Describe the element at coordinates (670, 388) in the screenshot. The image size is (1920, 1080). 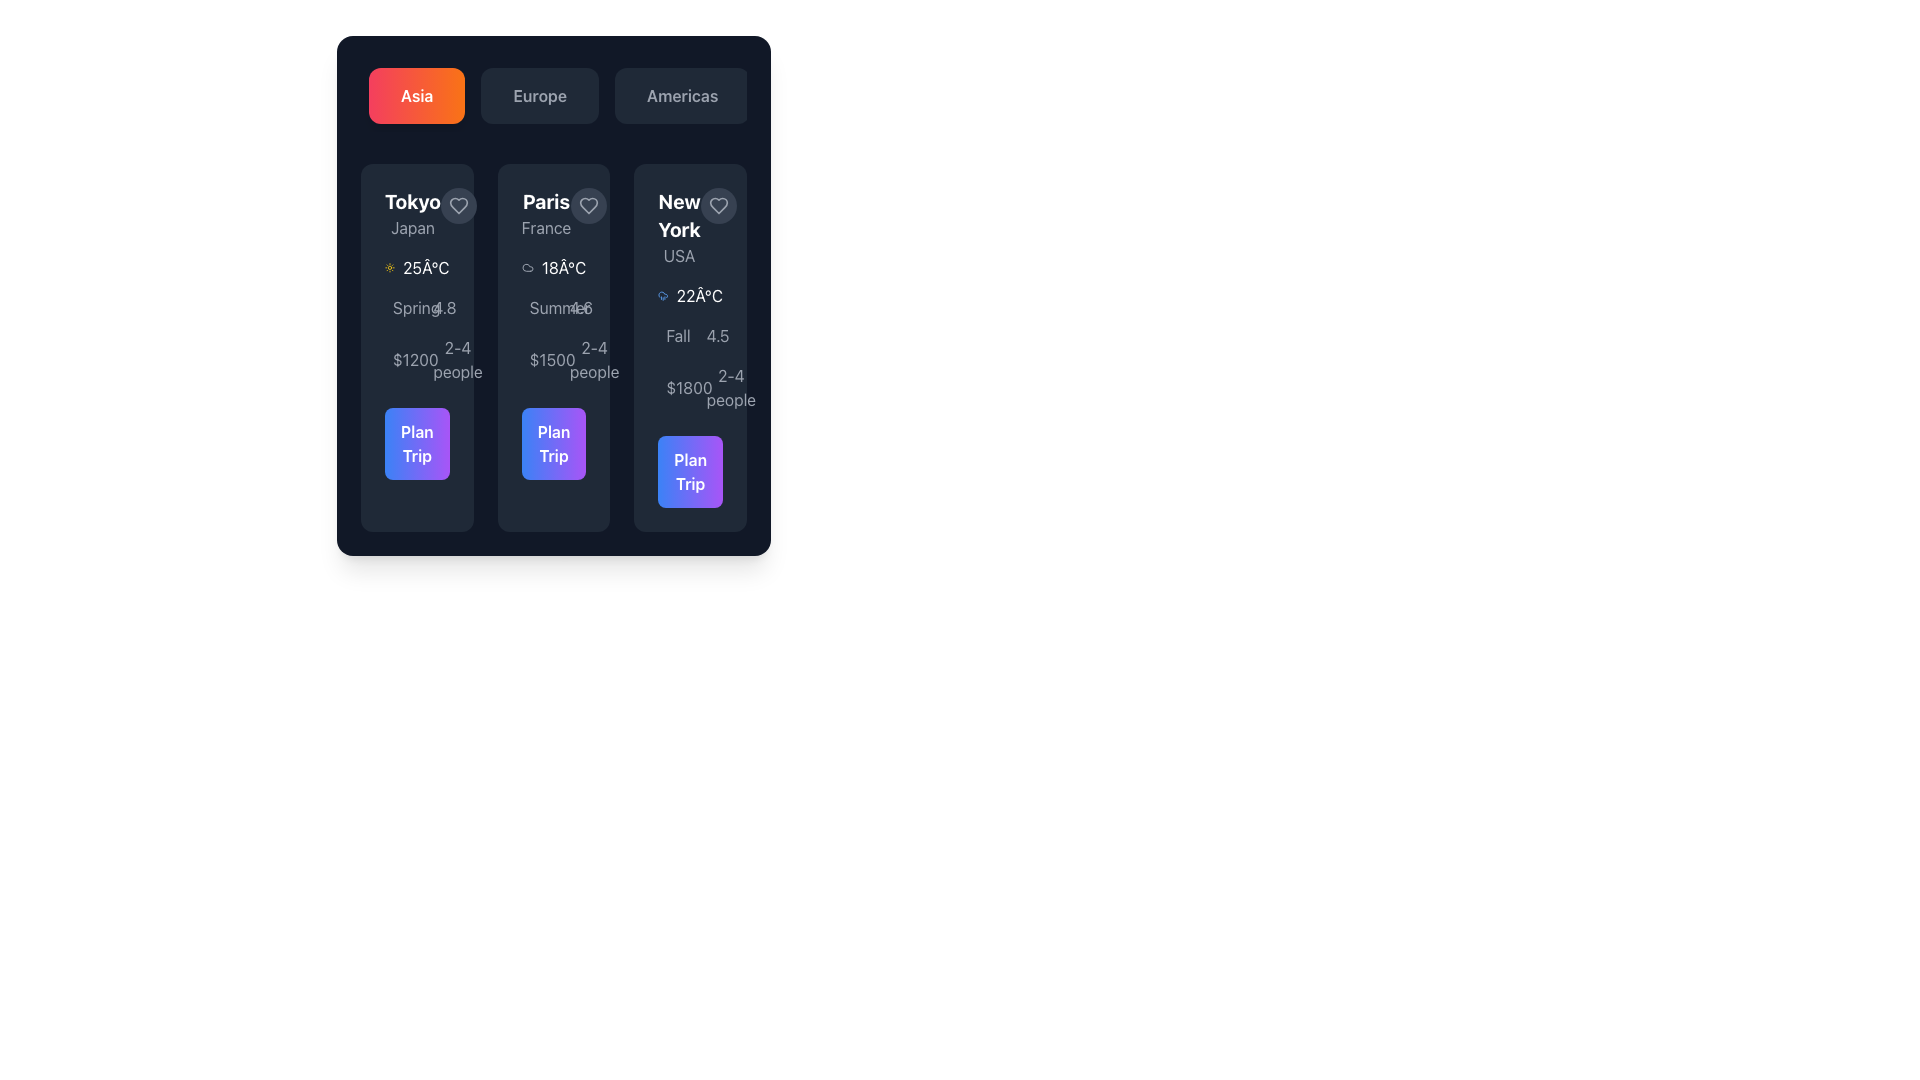
I see `displayed price value '$1800' from the static text with icon located below the temperature detail in the 'New York USA' card` at that location.